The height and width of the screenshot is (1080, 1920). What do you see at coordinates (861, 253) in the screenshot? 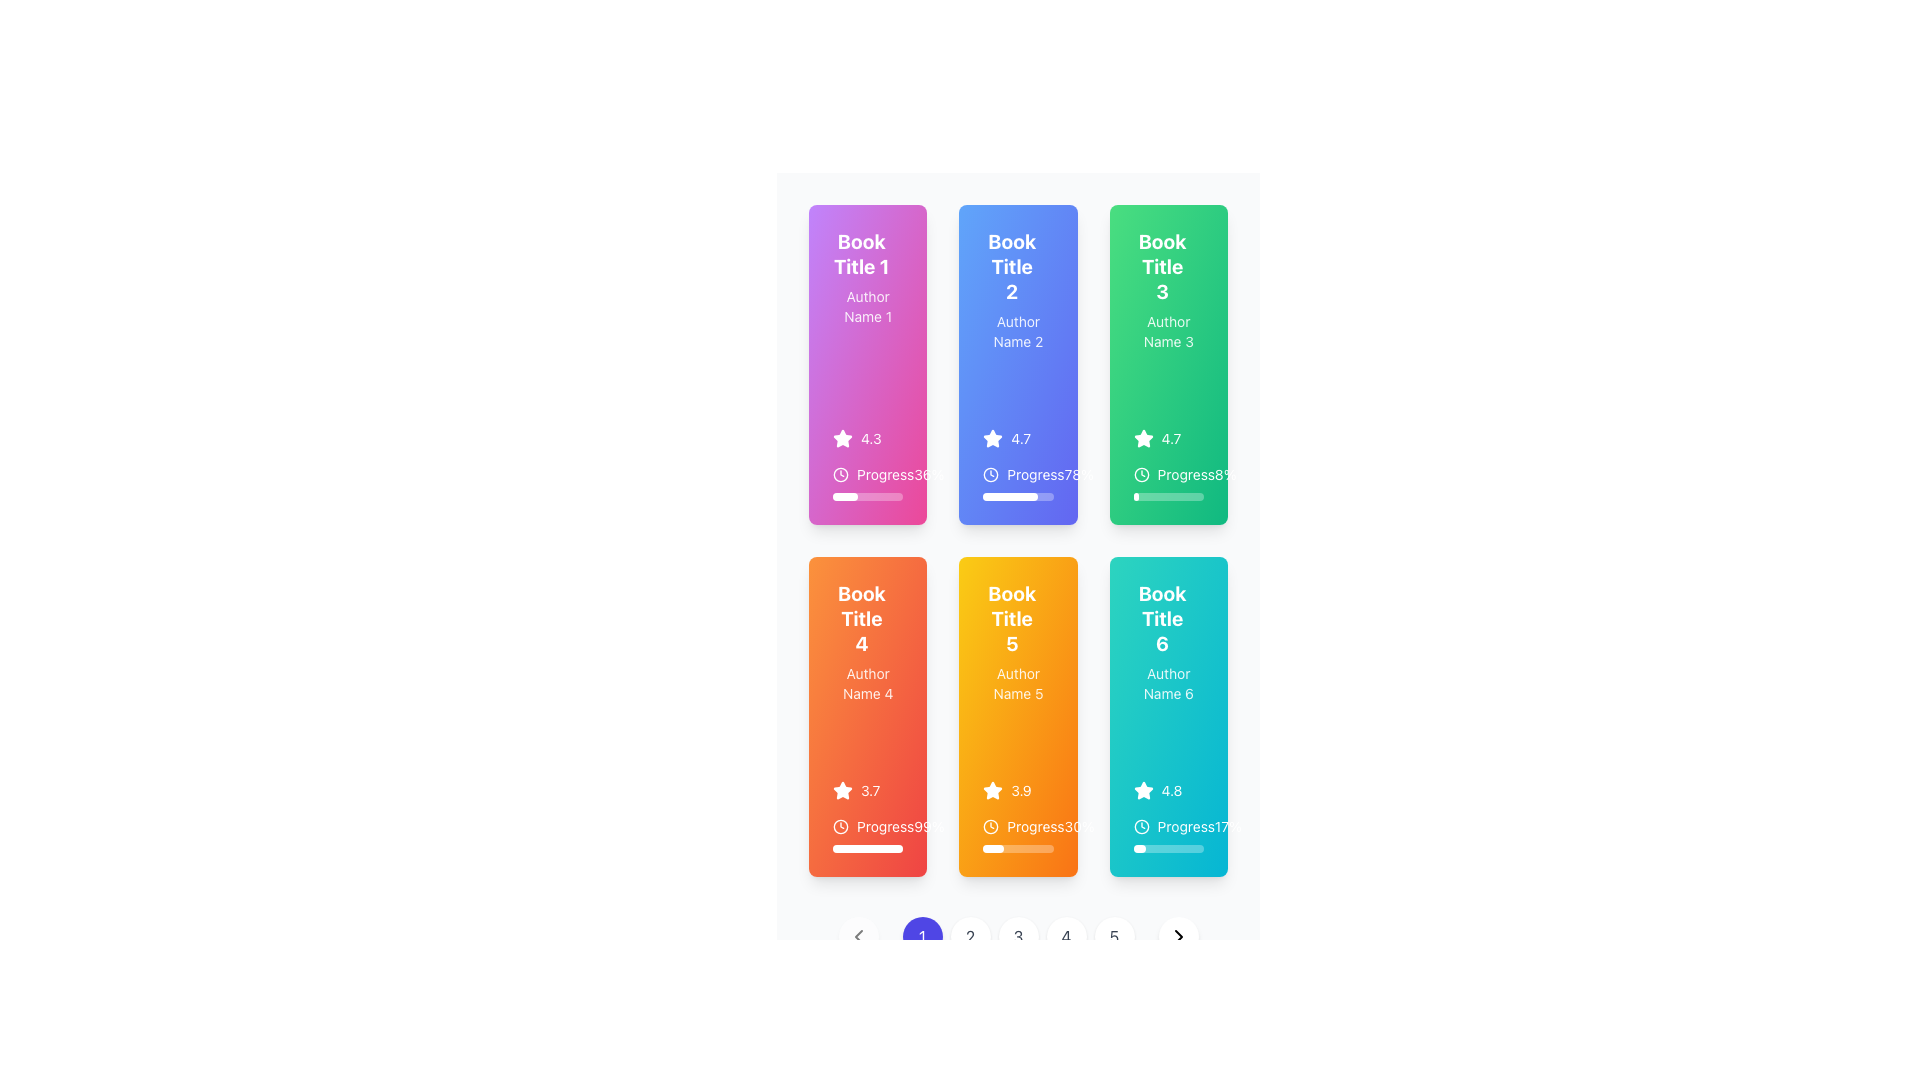
I see `the text content of the bold and extra-large text label displaying 'Book Title 1', located at the top of the leftmost card in the first row of a grid layout with a gradient pink background` at bounding box center [861, 253].